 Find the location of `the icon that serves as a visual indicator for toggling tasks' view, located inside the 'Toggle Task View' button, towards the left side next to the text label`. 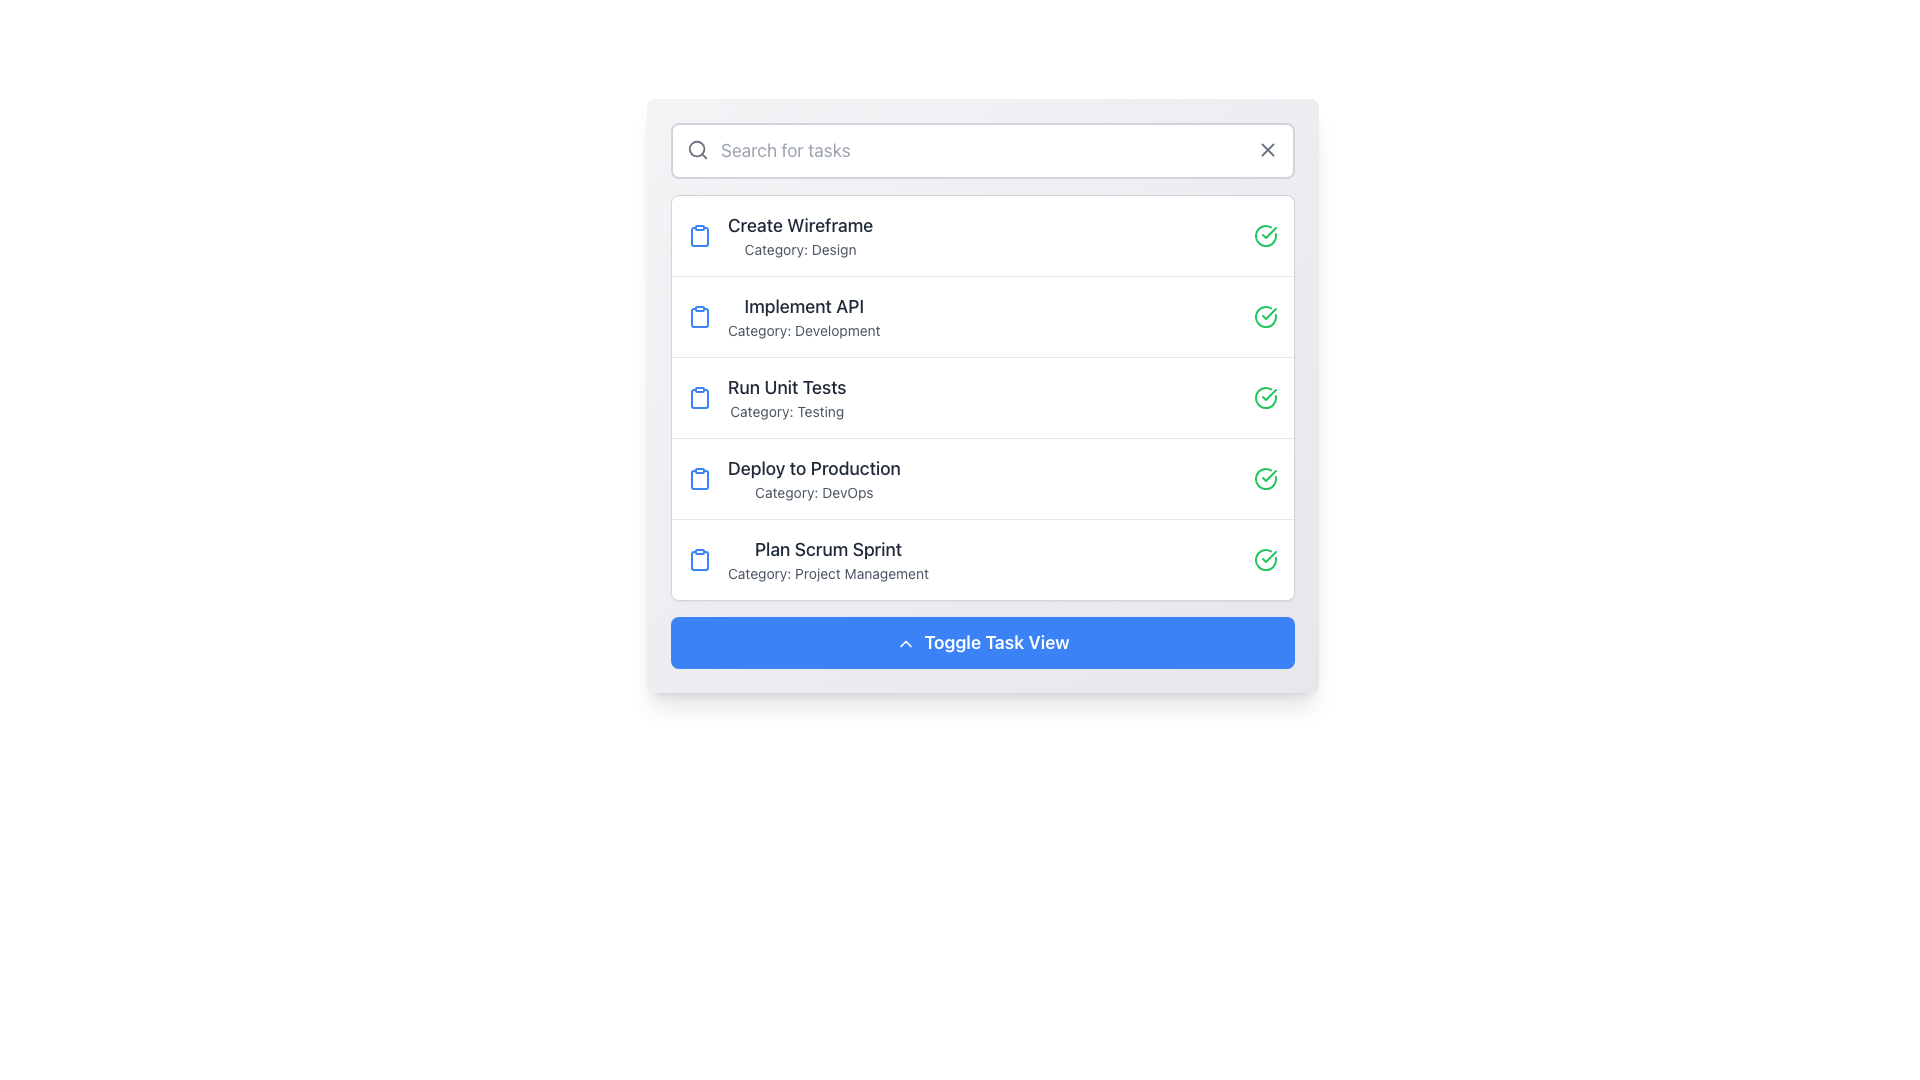

the icon that serves as a visual indicator for toggling tasks' view, located inside the 'Toggle Task View' button, towards the left side next to the text label is located at coordinates (905, 644).